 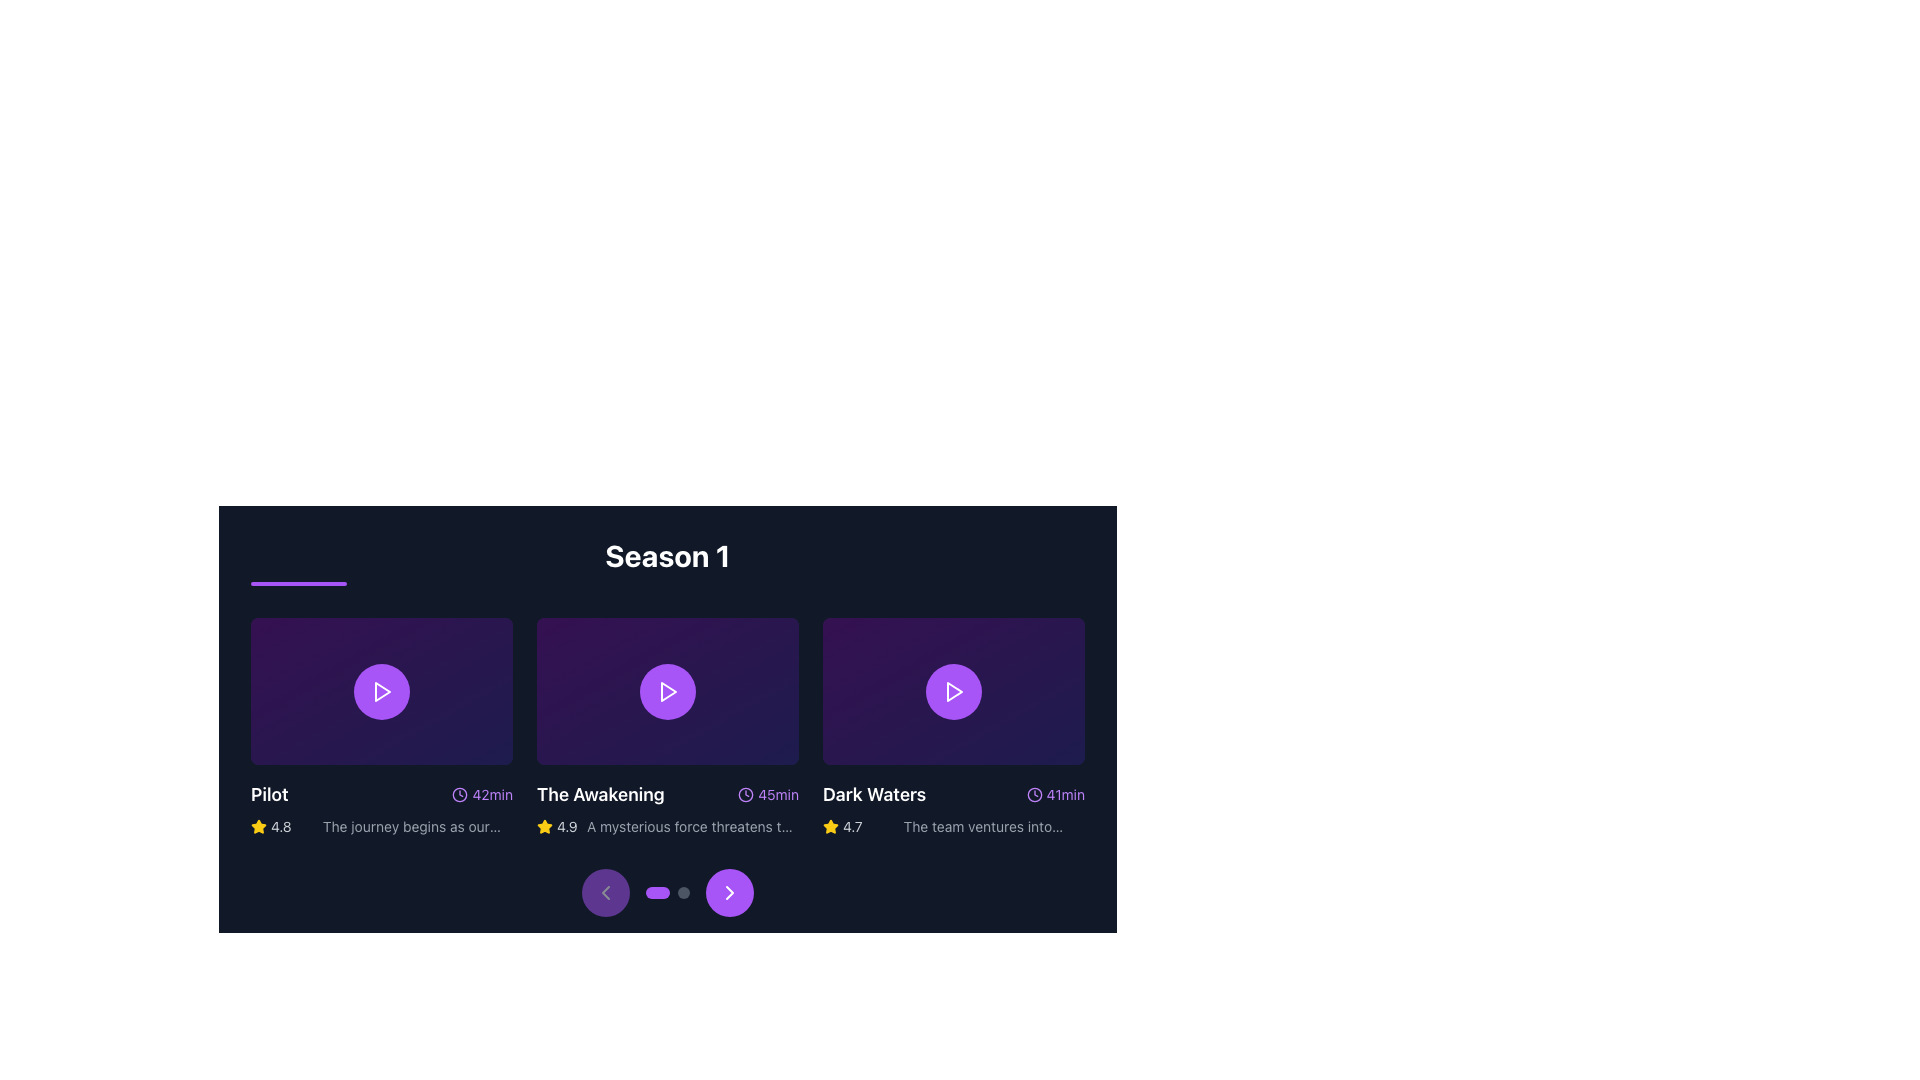 I want to click on the play button located at the center of the second tile in a horizontal list layout of videos or episodes to play the video, so click(x=667, y=689).